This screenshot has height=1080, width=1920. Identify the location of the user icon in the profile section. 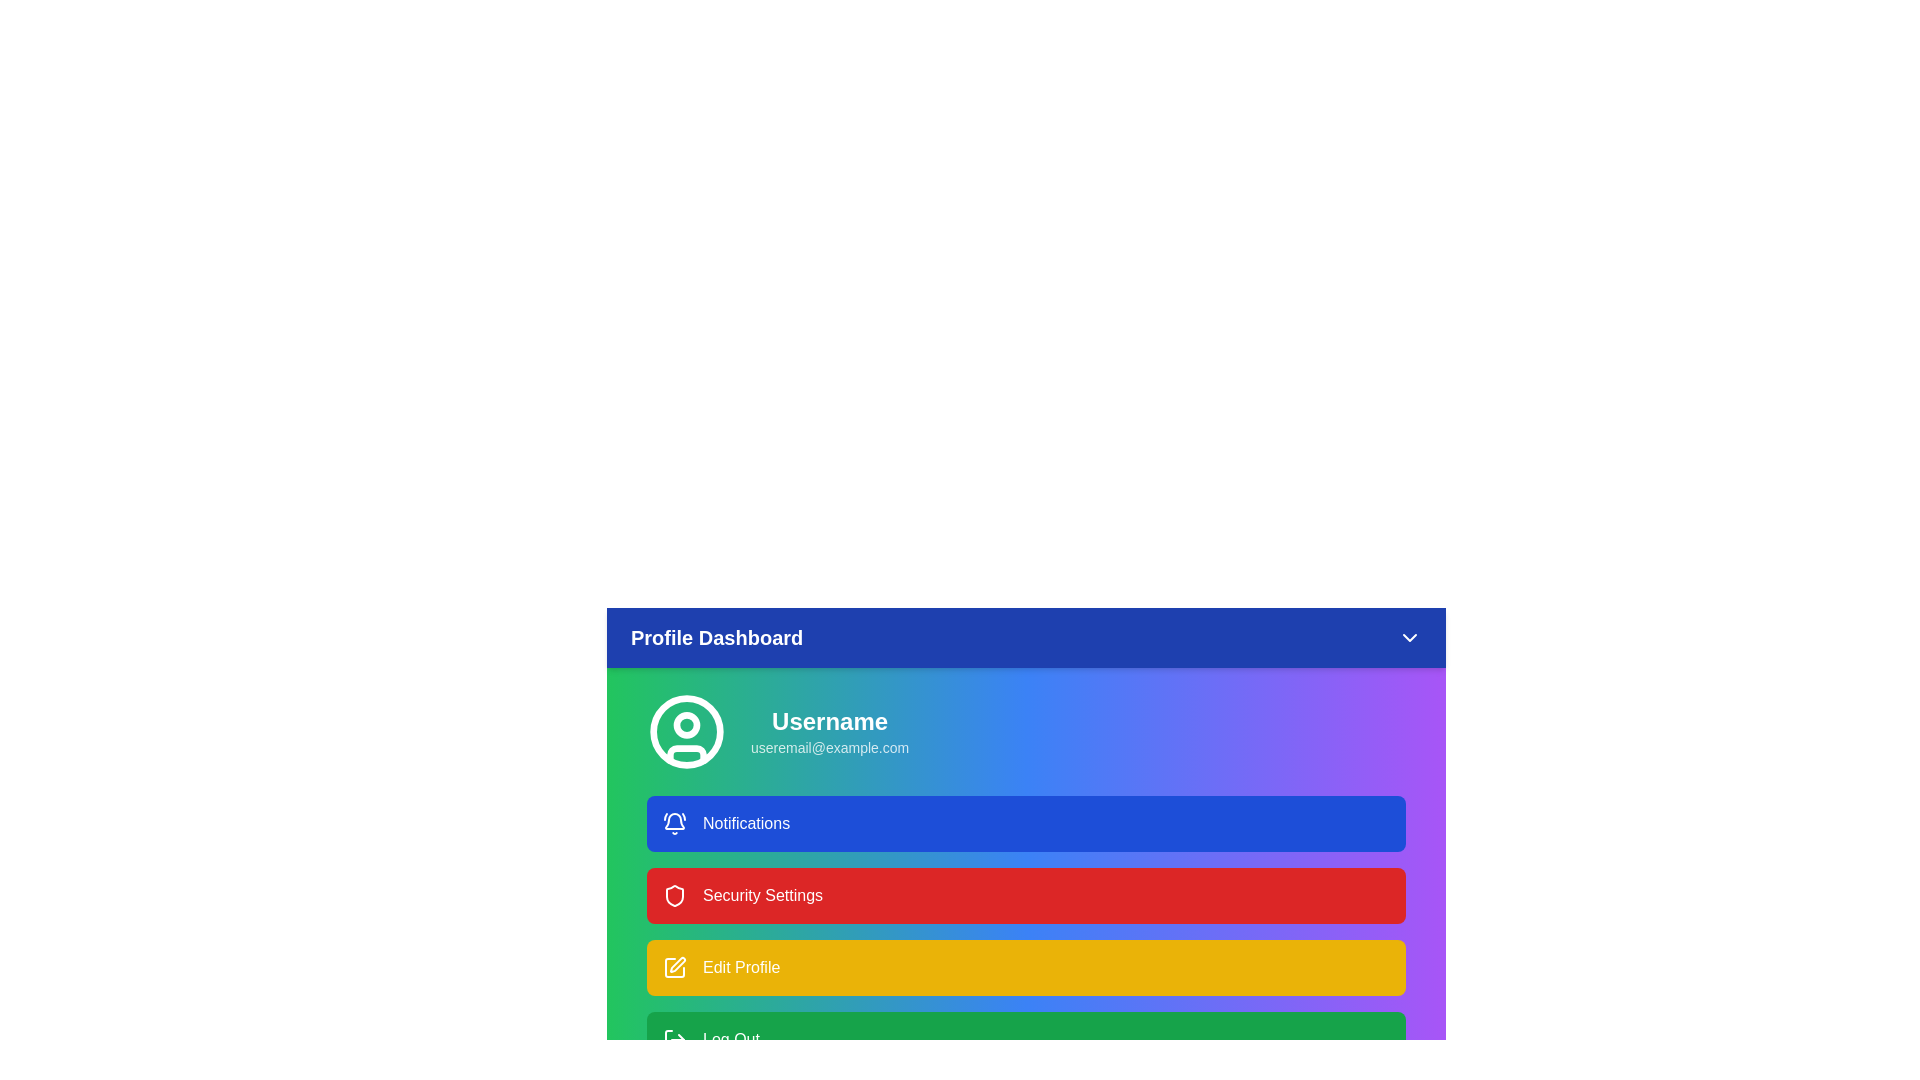
(686, 732).